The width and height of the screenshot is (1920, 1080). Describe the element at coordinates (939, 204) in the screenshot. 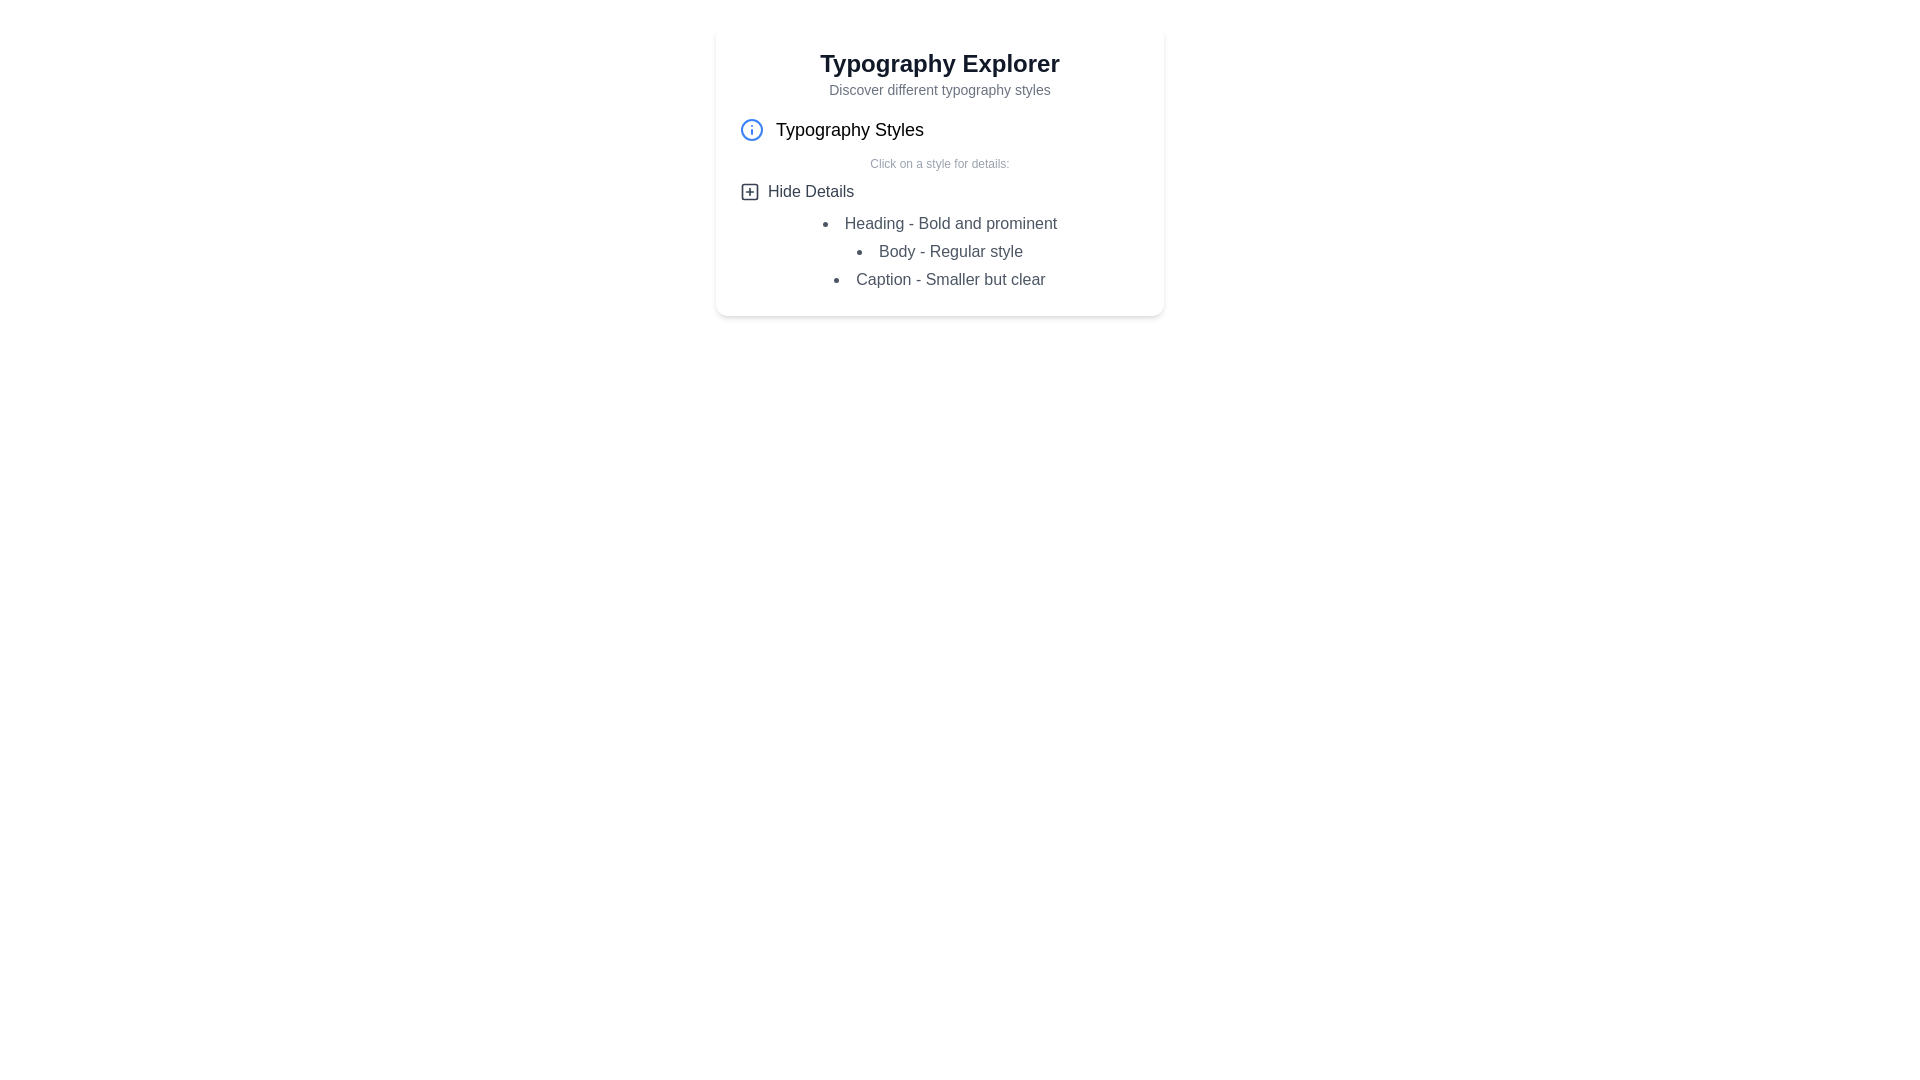

I see `the 'Hide Details' toggle in the Informational Section that provides an overview of typography styles, located beneath the header 'Typography Explorer'` at that location.